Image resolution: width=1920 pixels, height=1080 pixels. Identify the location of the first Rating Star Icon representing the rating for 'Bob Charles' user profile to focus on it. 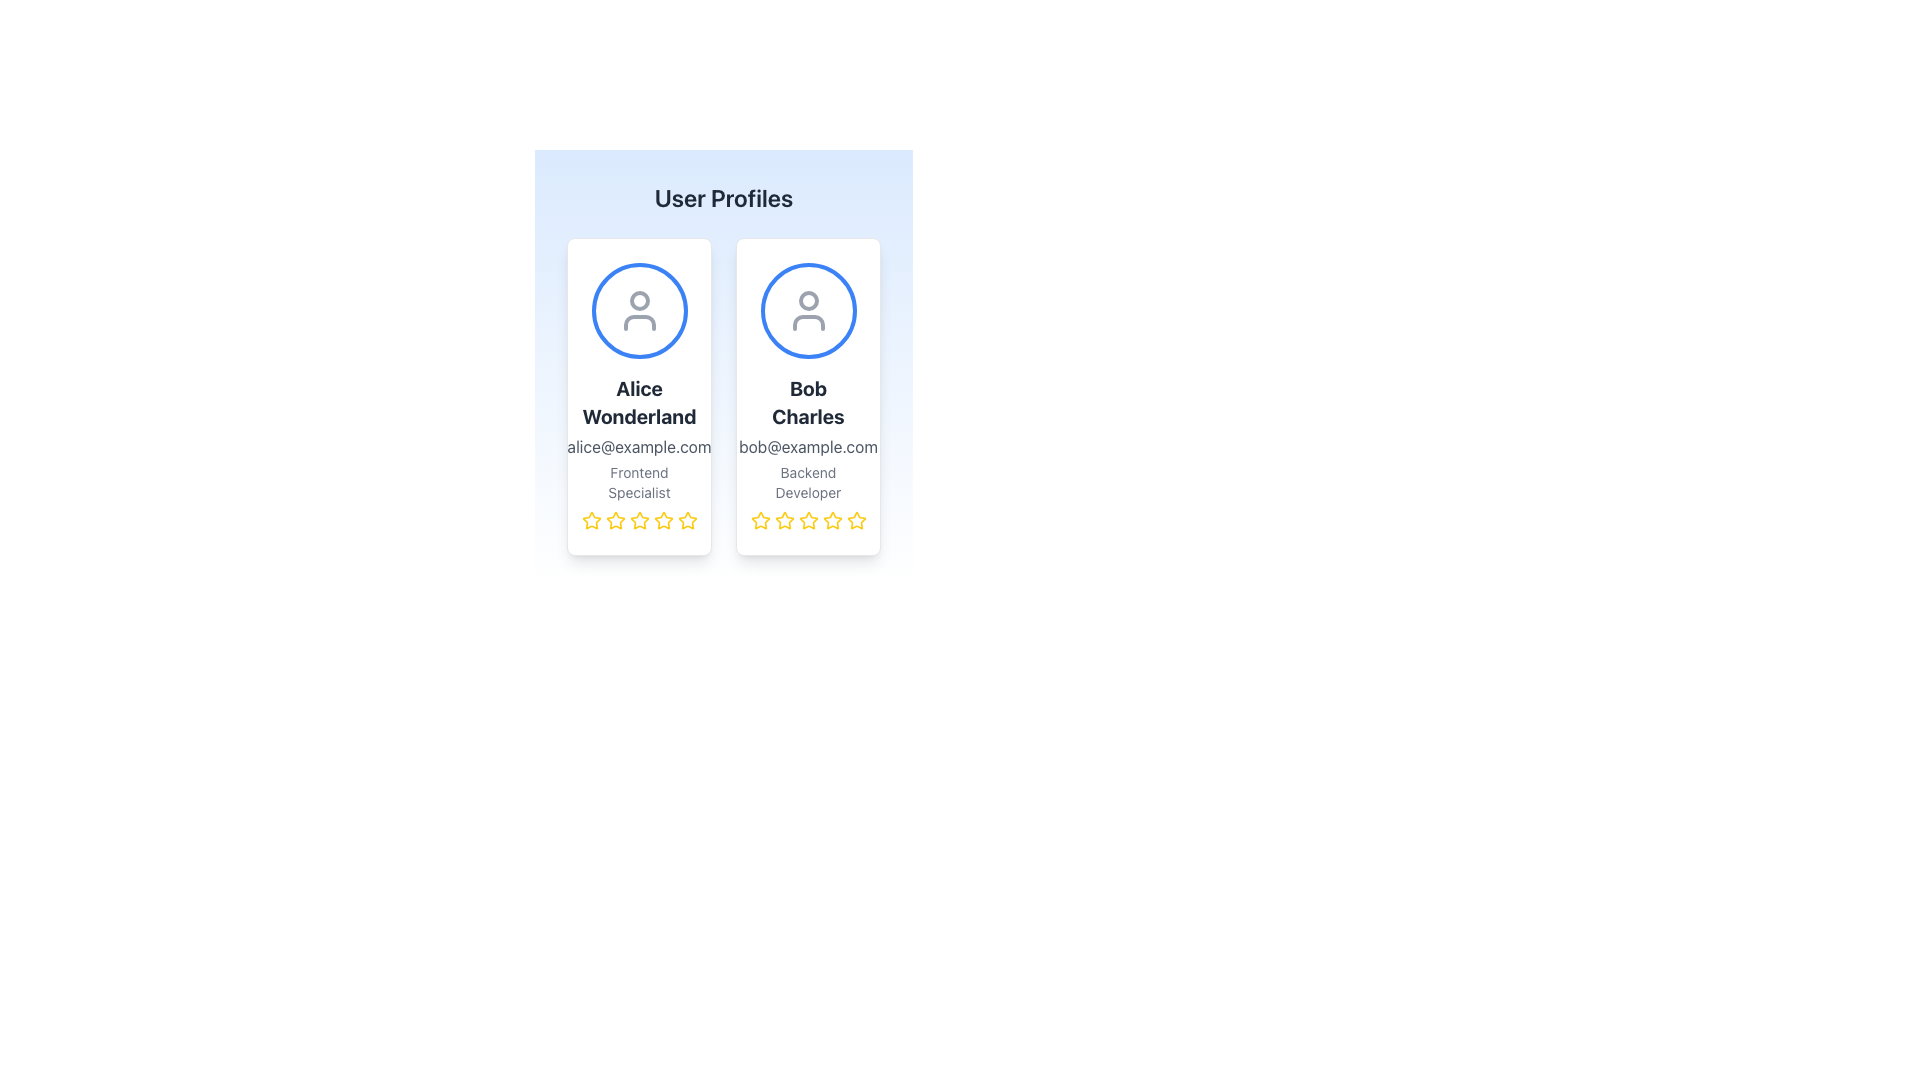
(759, 519).